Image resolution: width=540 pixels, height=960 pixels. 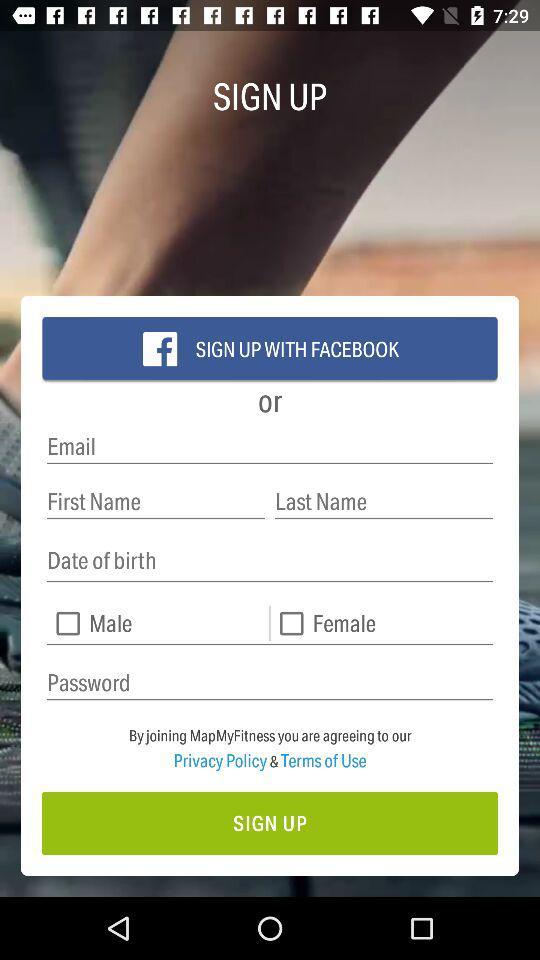 What do you see at coordinates (270, 446) in the screenshot?
I see `type your email` at bounding box center [270, 446].